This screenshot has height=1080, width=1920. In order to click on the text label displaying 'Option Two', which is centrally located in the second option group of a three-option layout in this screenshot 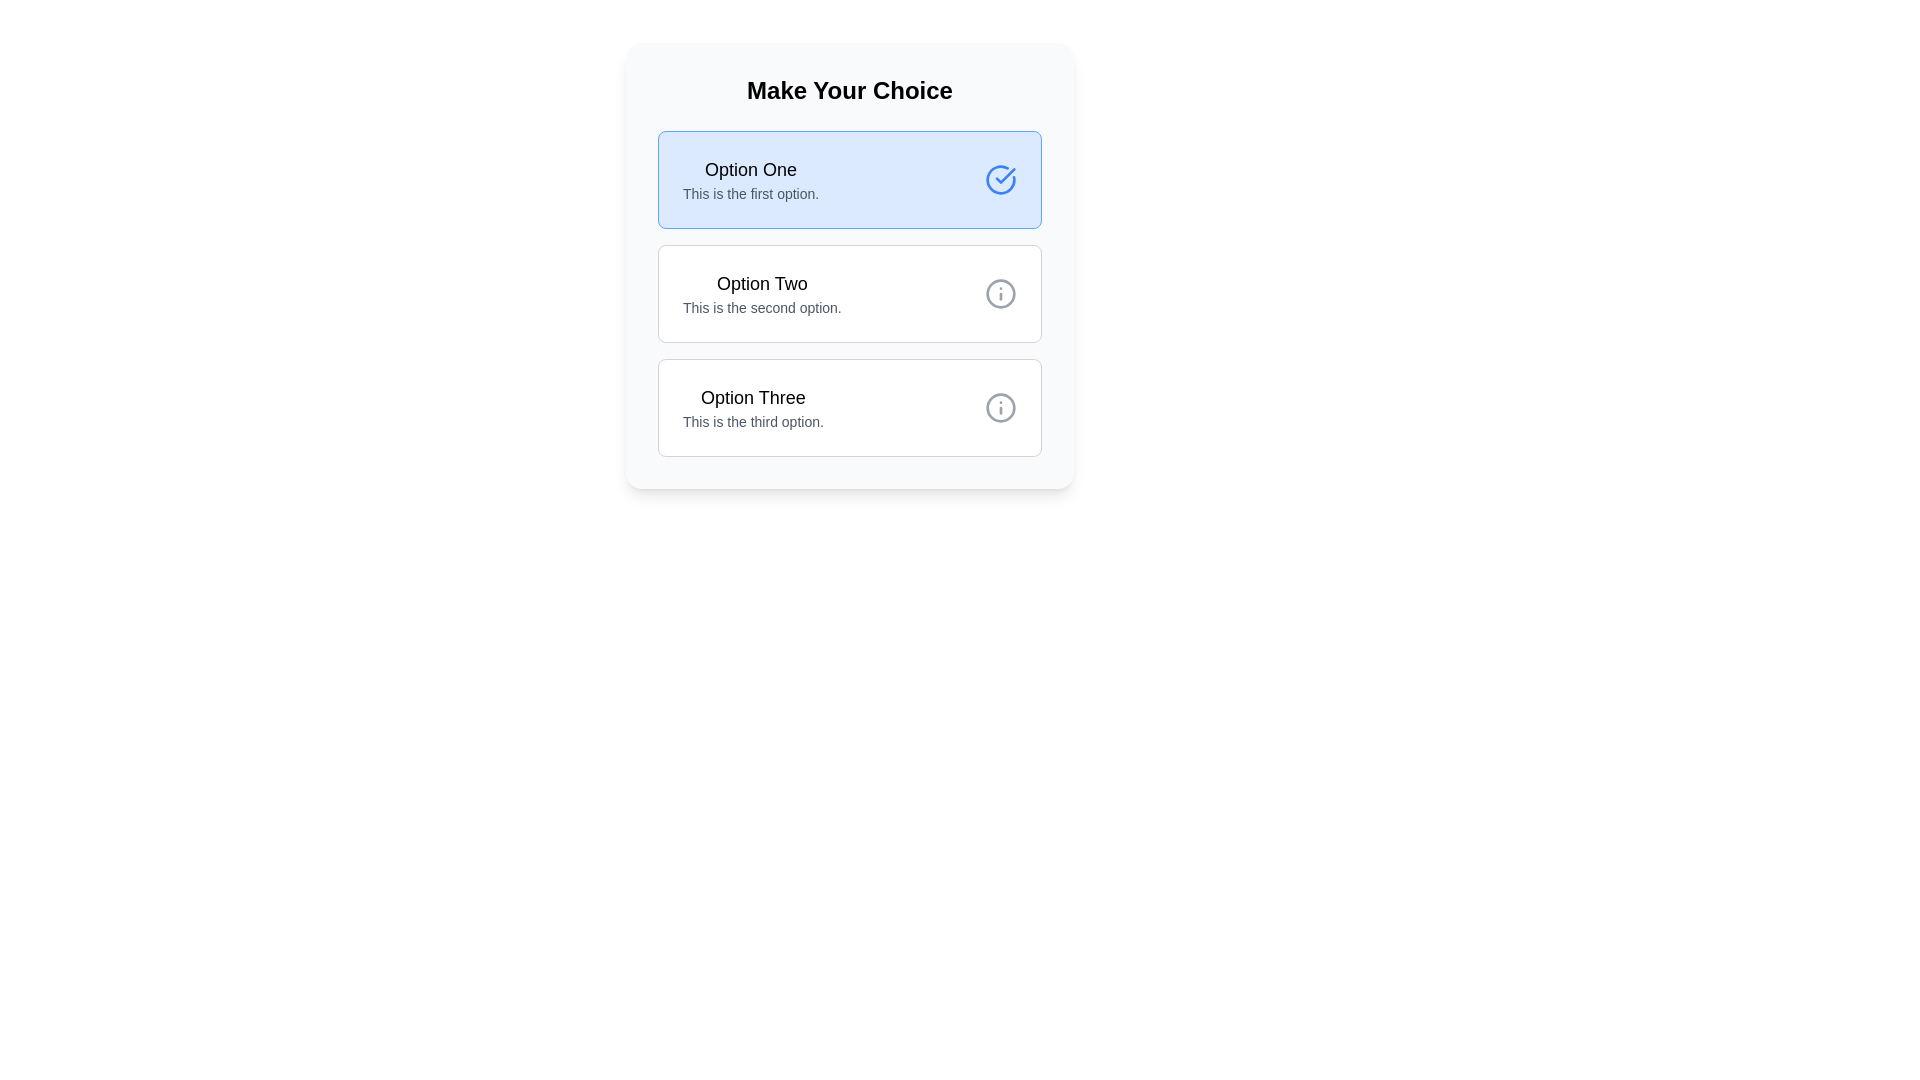, I will do `click(761, 284)`.